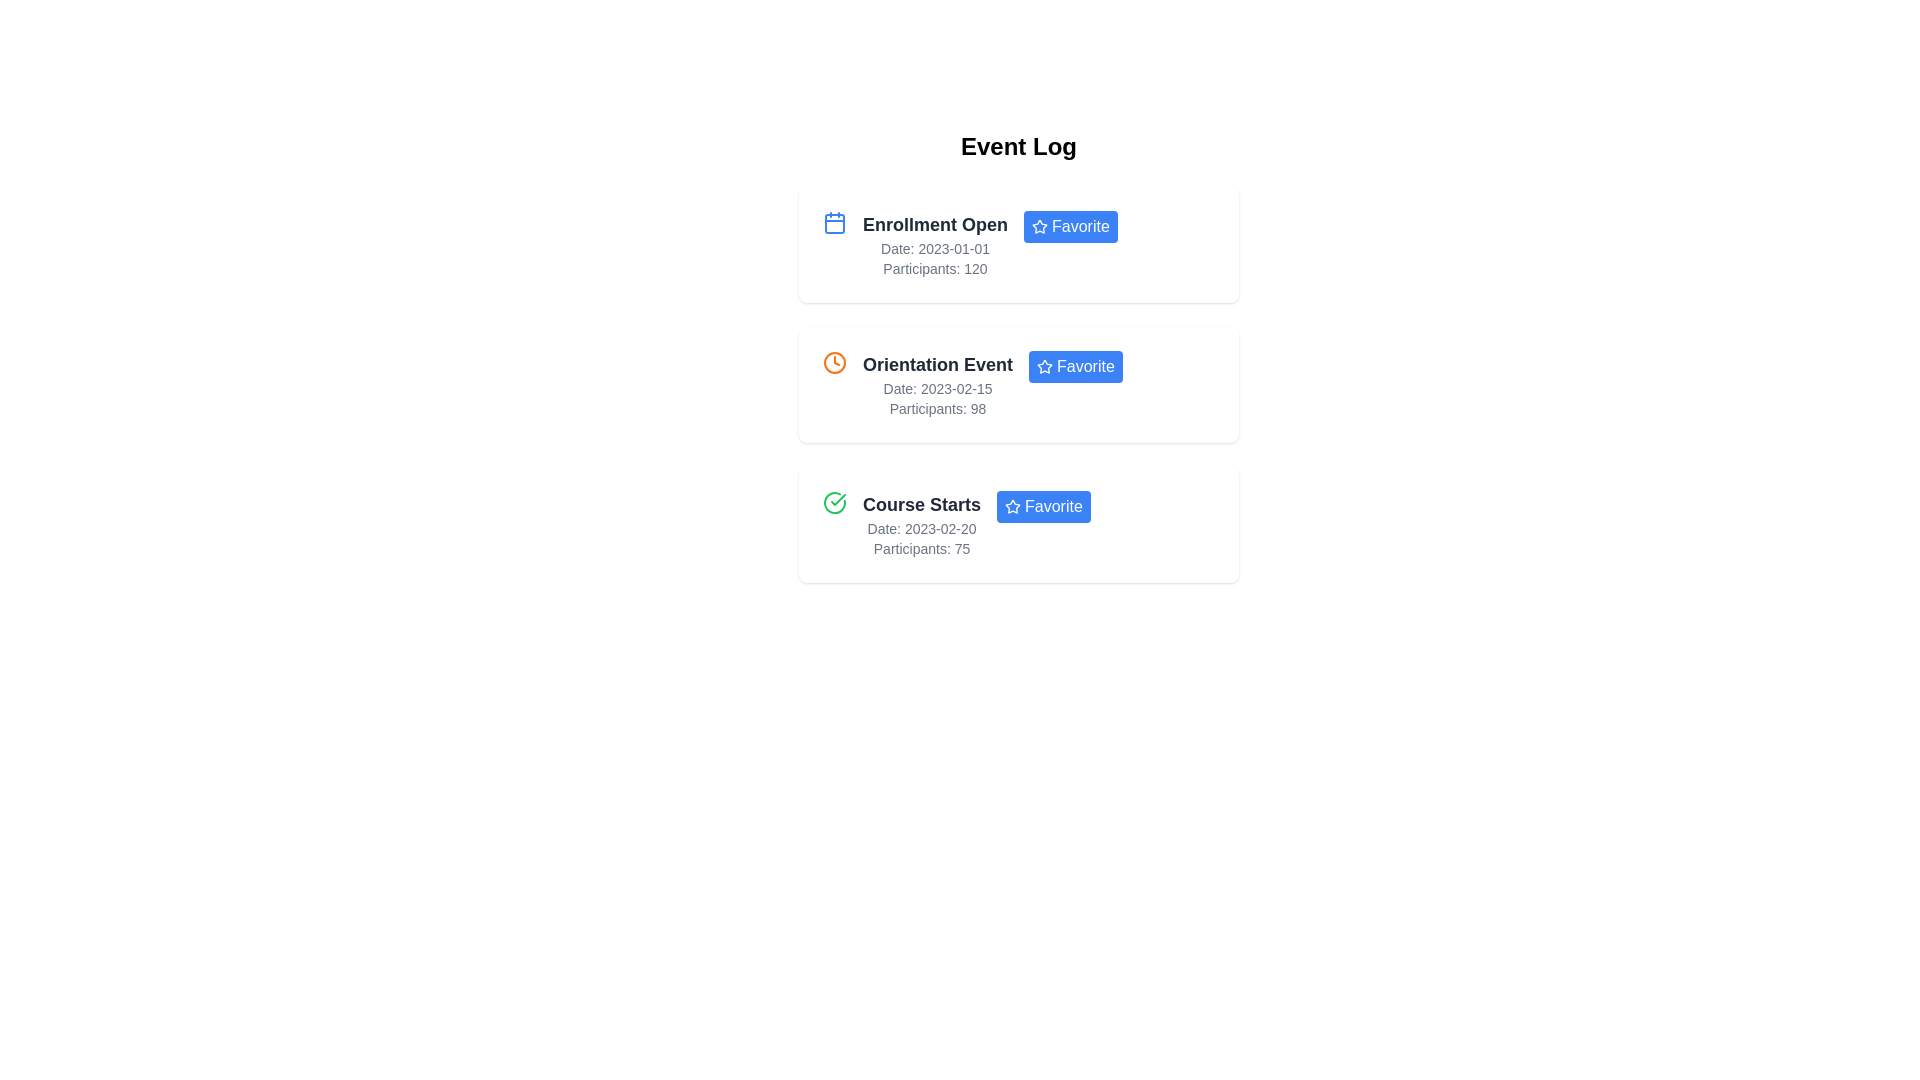 This screenshot has height=1080, width=1920. Describe the element at coordinates (835, 223) in the screenshot. I see `the rectangular component with rounded corners that is part of the calendar icon representation, located to the left of the 'Enrollment Open' text` at that location.